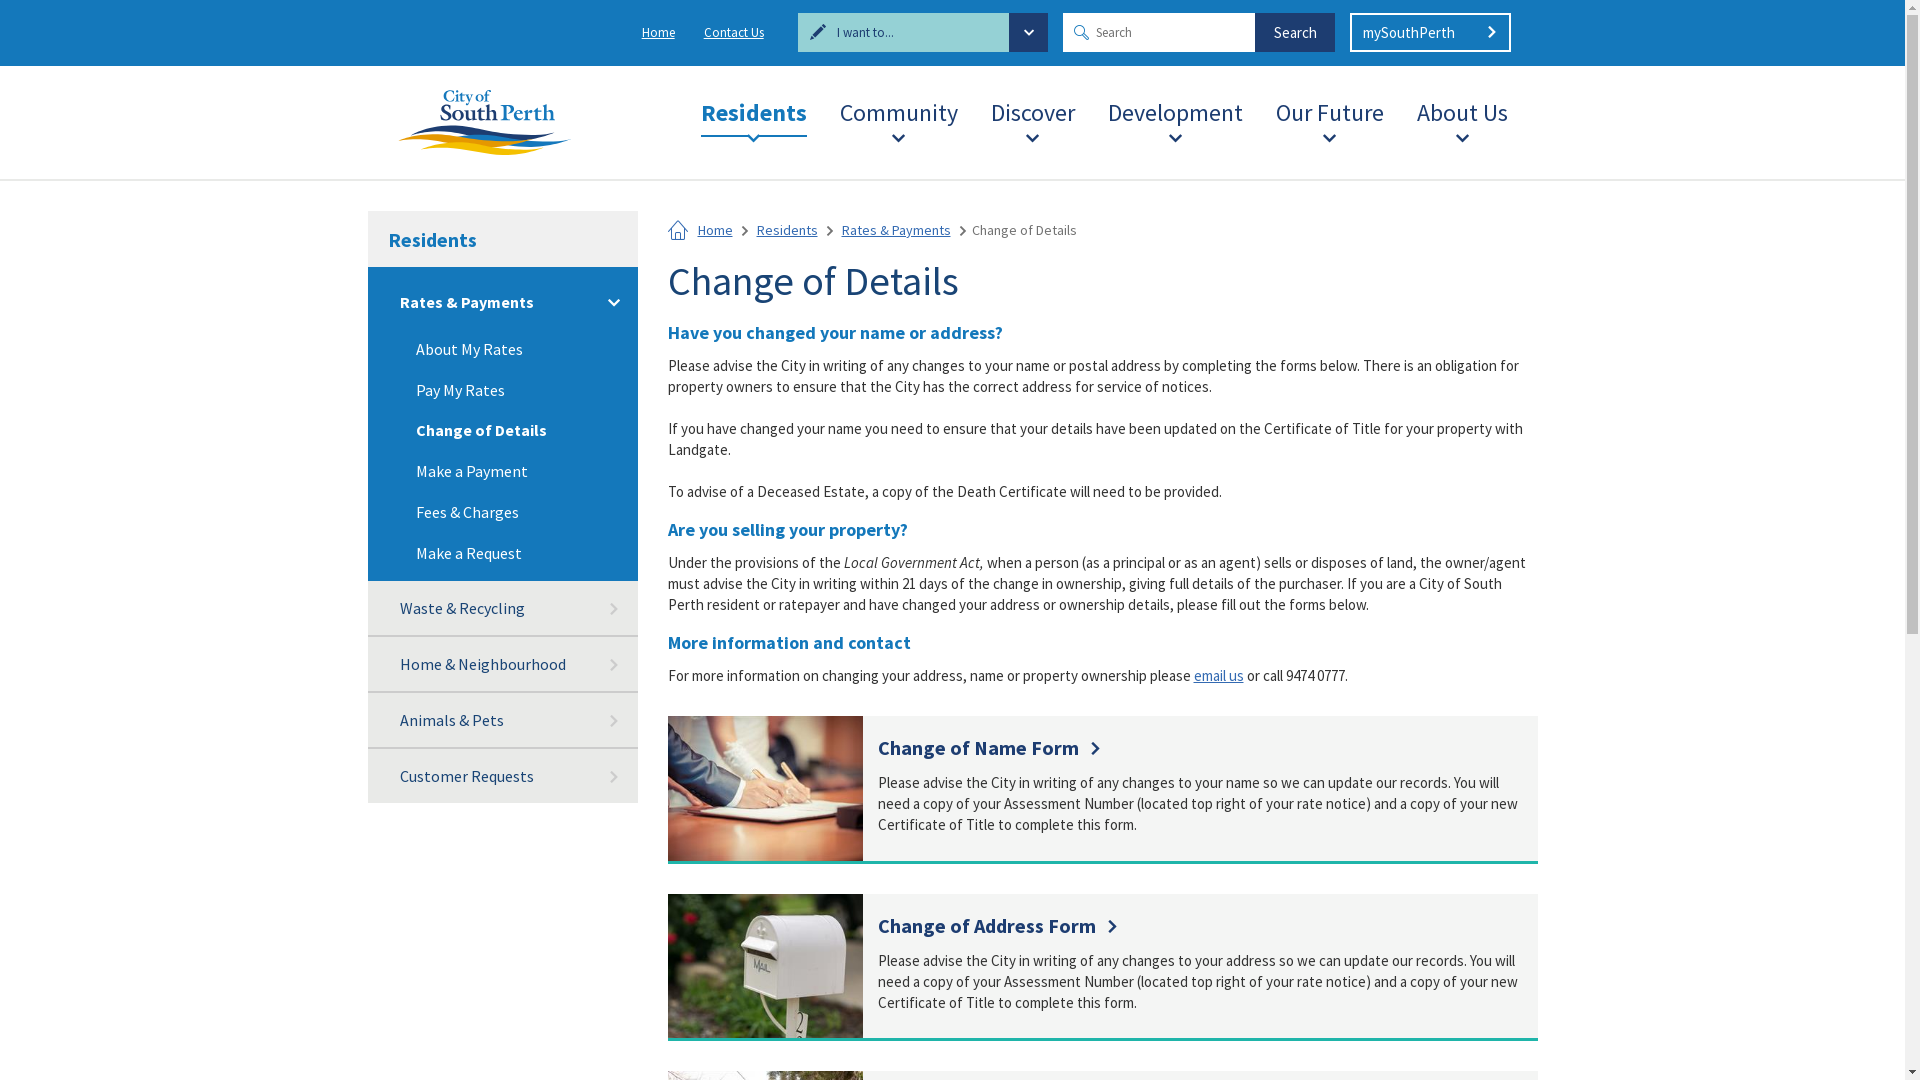  I want to click on 'Make a Payment', so click(503, 470).